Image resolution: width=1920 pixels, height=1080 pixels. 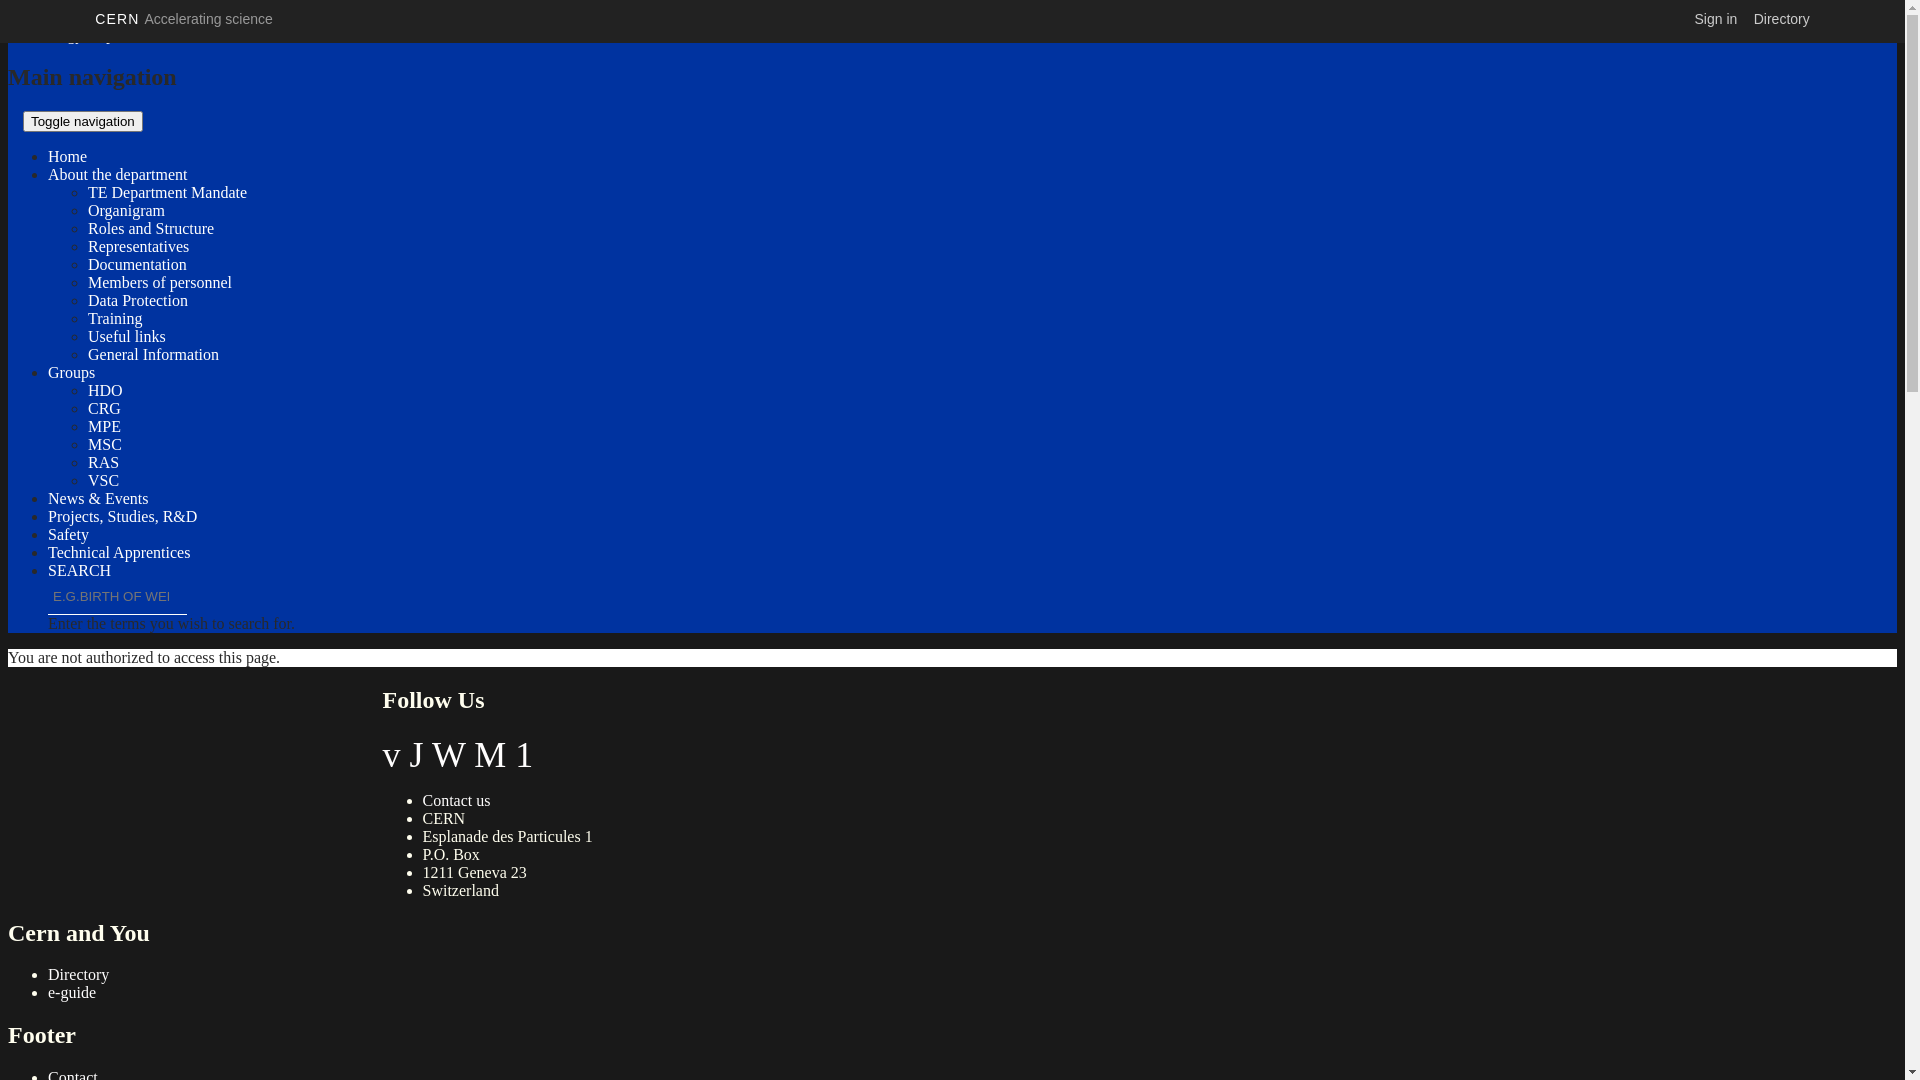 I want to click on 'Enter the terms you wish to search for.', so click(x=48, y=596).